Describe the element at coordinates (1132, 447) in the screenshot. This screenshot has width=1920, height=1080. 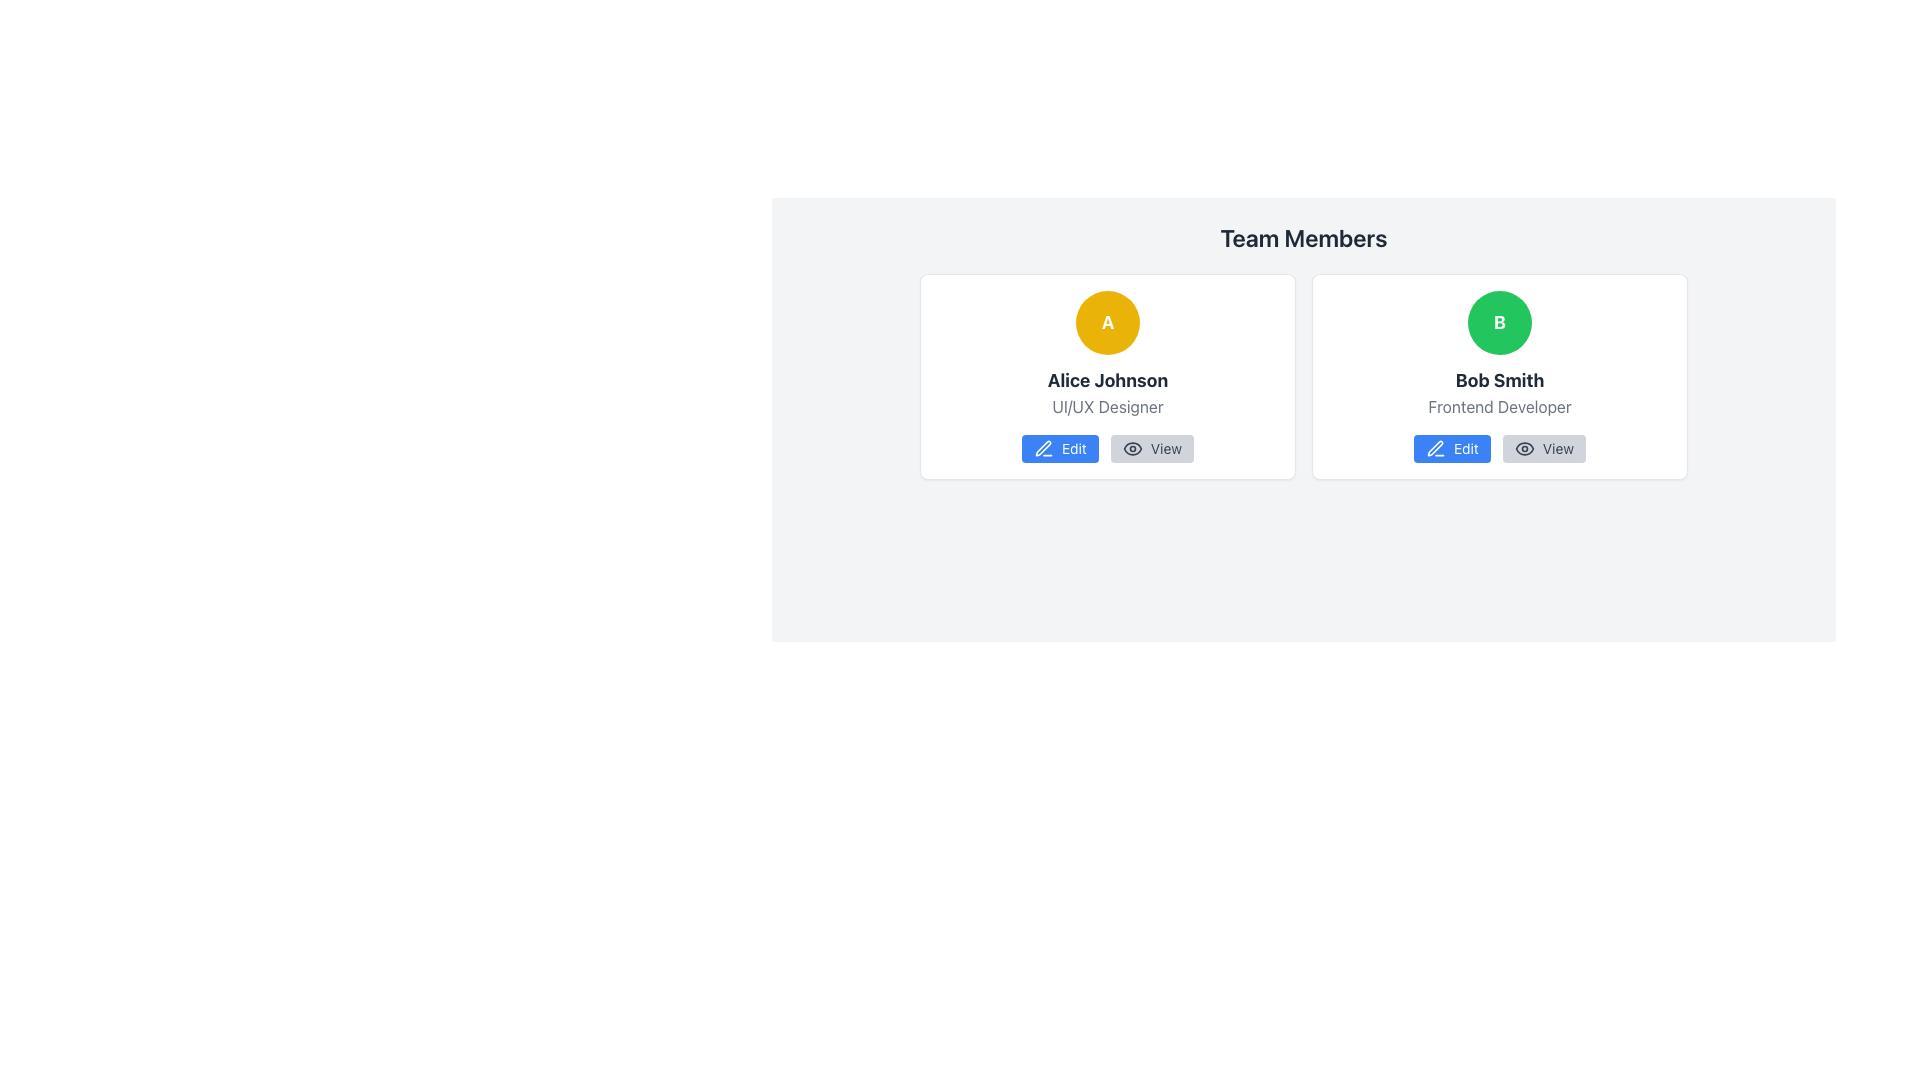
I see `the eye-shaped icon within the 'View' button located at the bottom-right corner of the card for 'Alice Johnson'` at that location.